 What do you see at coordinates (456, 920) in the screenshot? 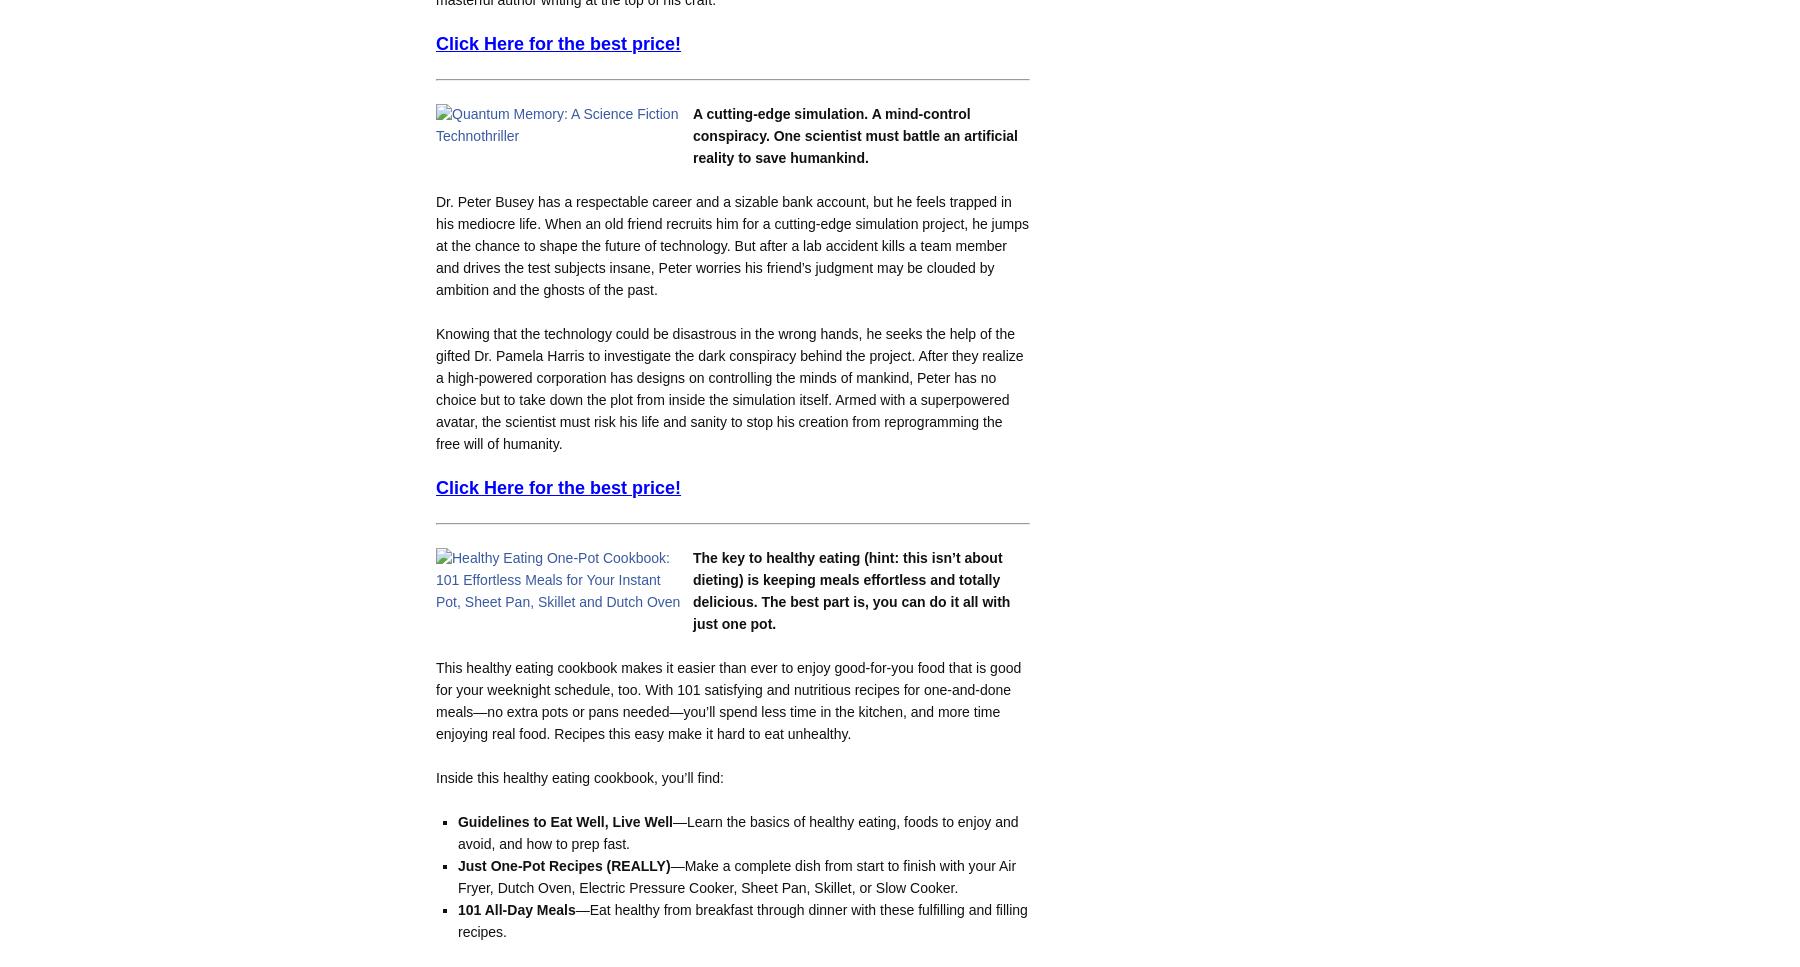
I see `'—Eat healthy from breakfast through dinner with these fulfilling and filling recipes.'` at bounding box center [456, 920].